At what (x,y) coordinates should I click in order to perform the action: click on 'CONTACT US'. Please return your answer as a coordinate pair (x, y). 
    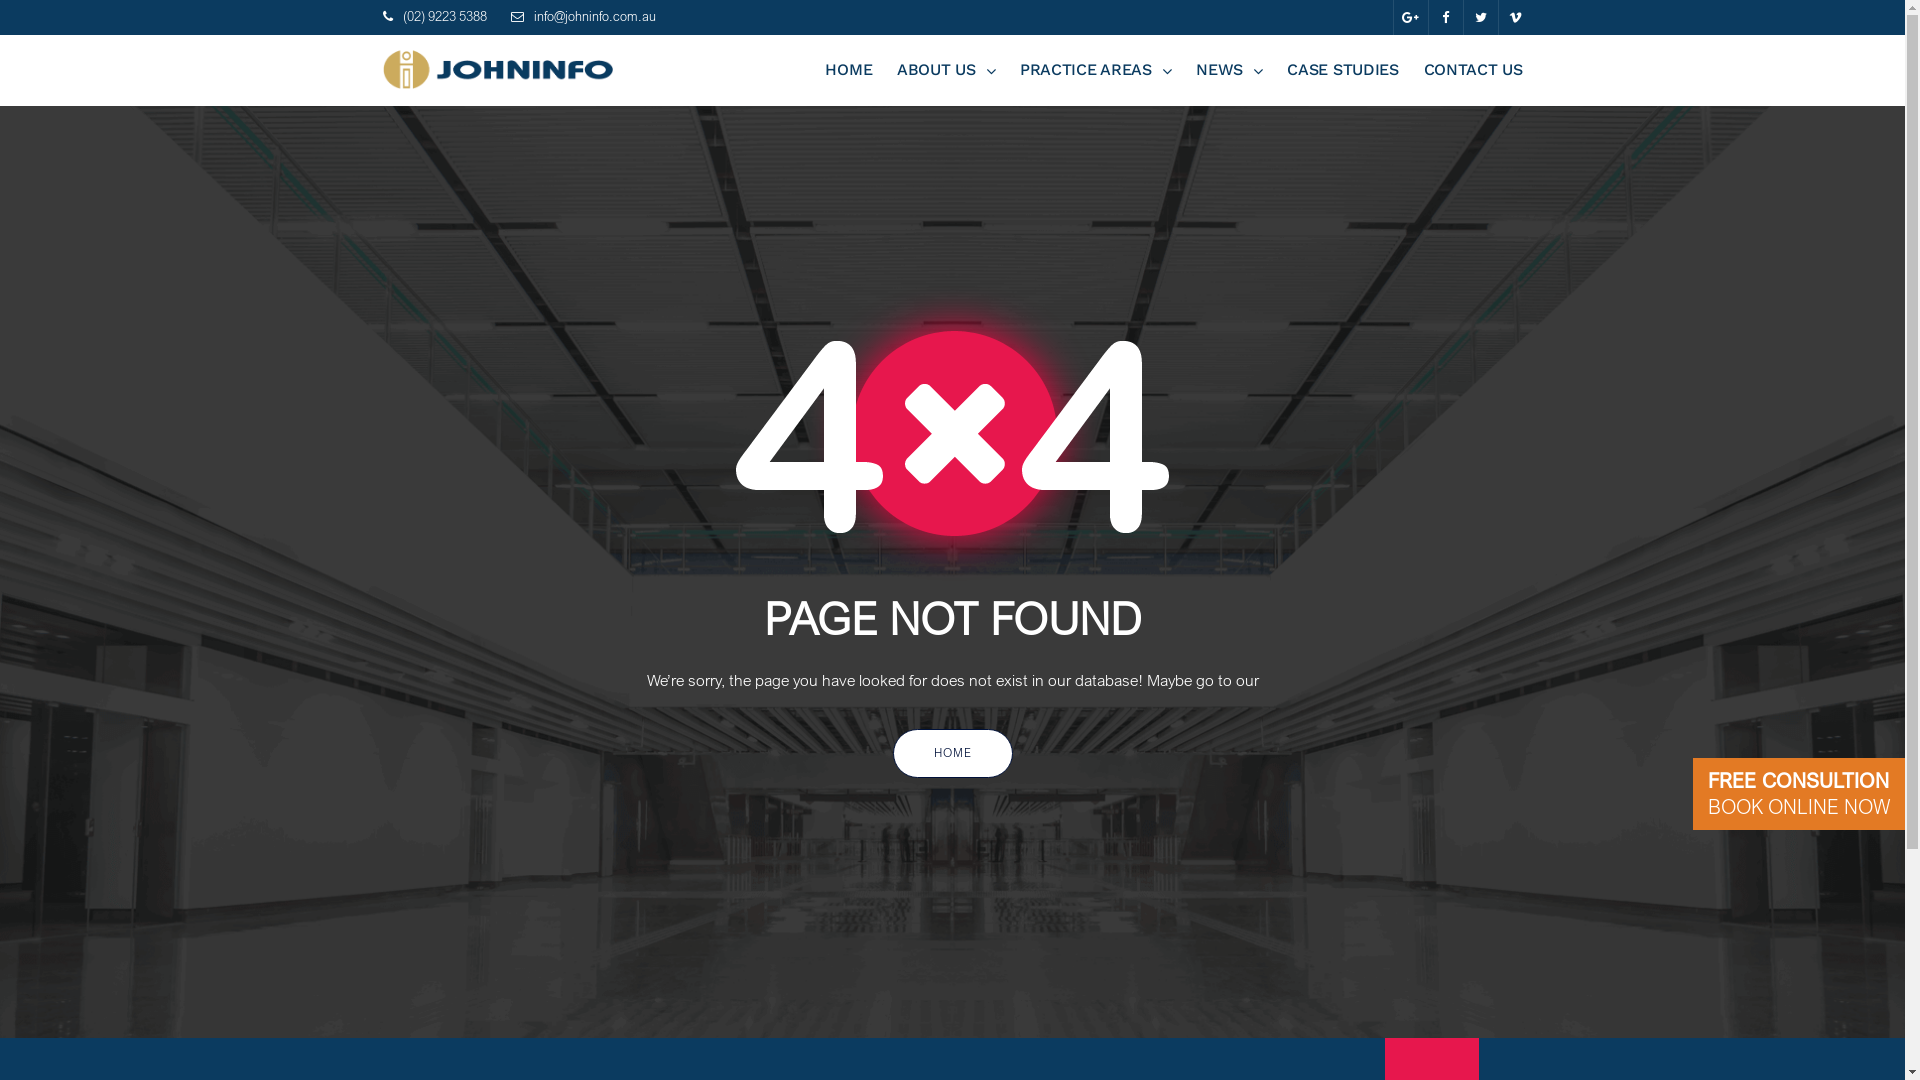
    Looking at the image, I should click on (1473, 68).